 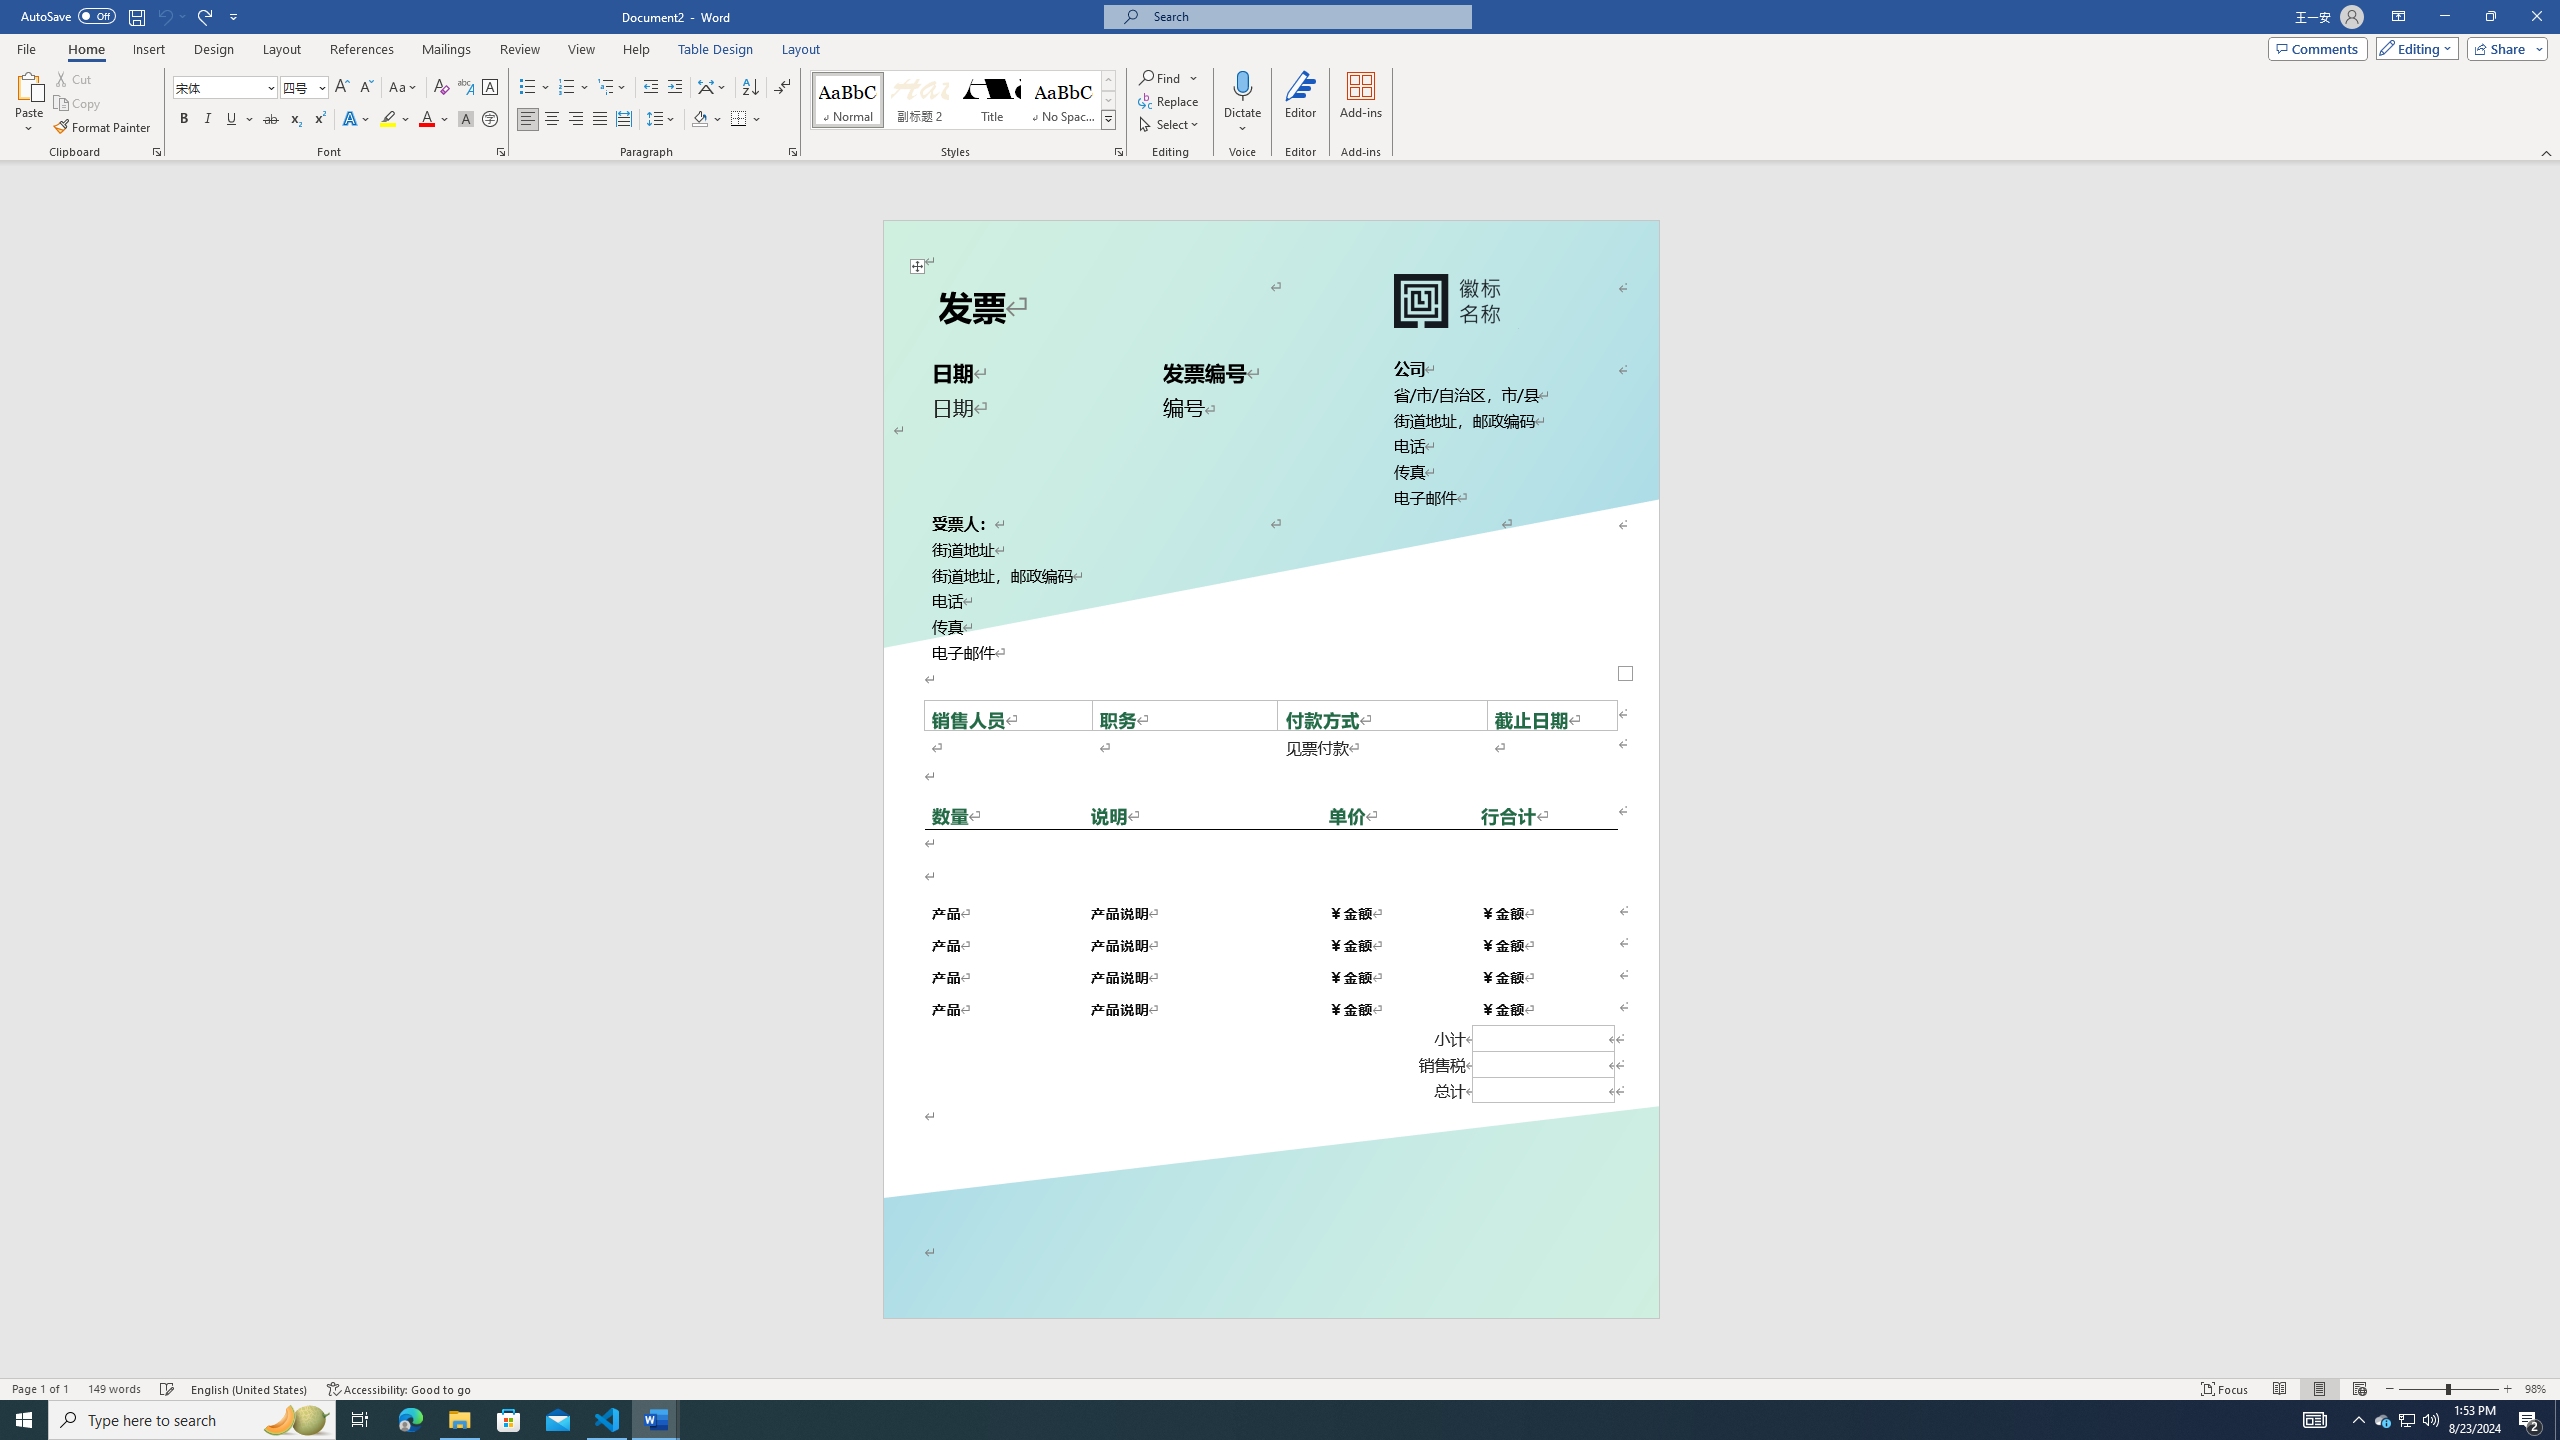 What do you see at coordinates (1271, 1271) in the screenshot?
I see `'First Page Footer -Section 1-'` at bounding box center [1271, 1271].